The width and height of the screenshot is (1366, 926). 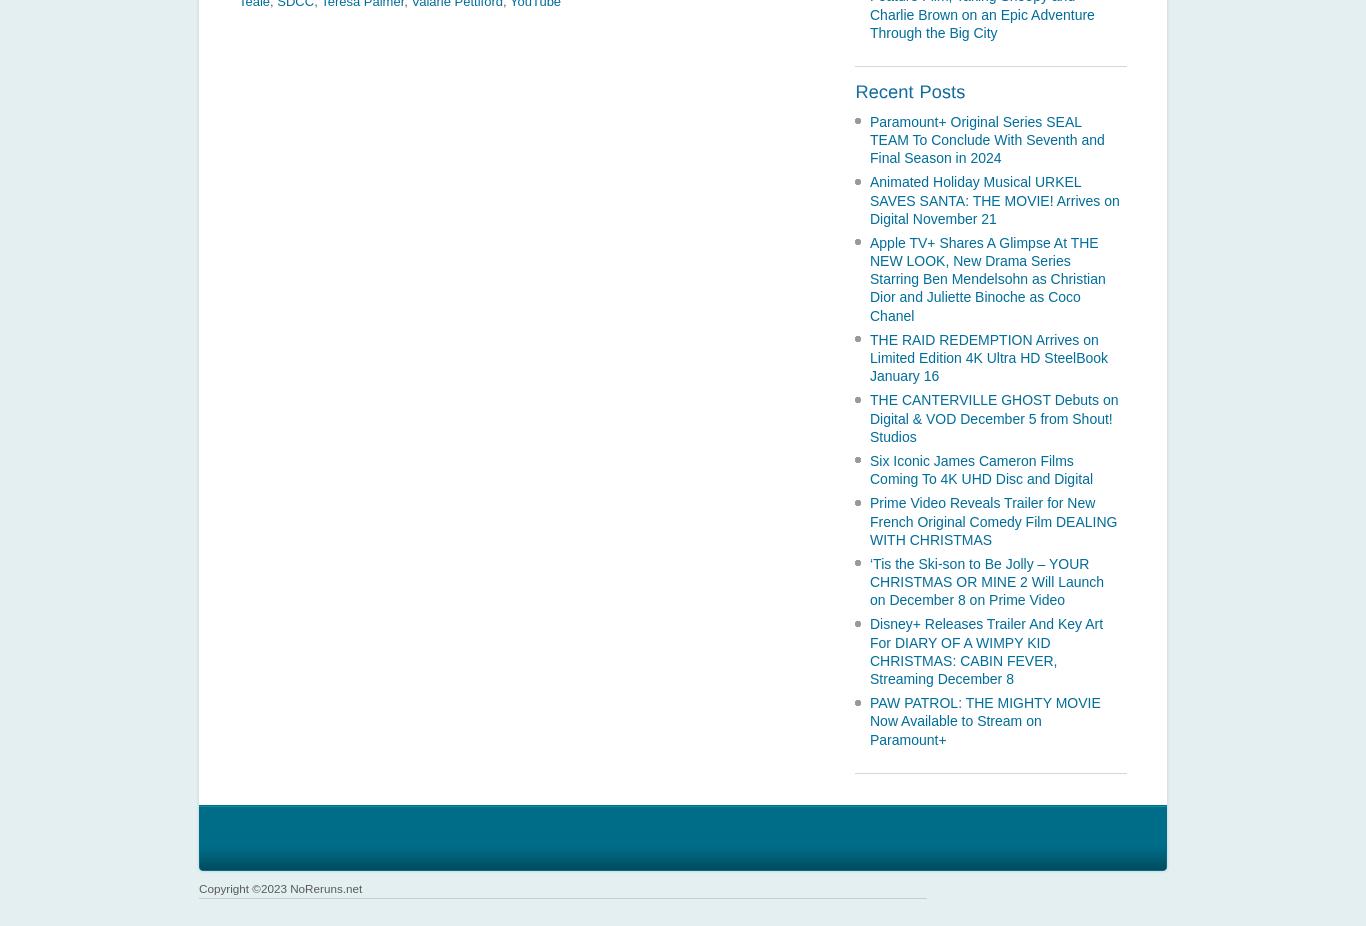 I want to click on 'THE CANTERVILLE GHOST Debuts on Digital & VOD December 5 from Shout! Studios', so click(x=994, y=417).